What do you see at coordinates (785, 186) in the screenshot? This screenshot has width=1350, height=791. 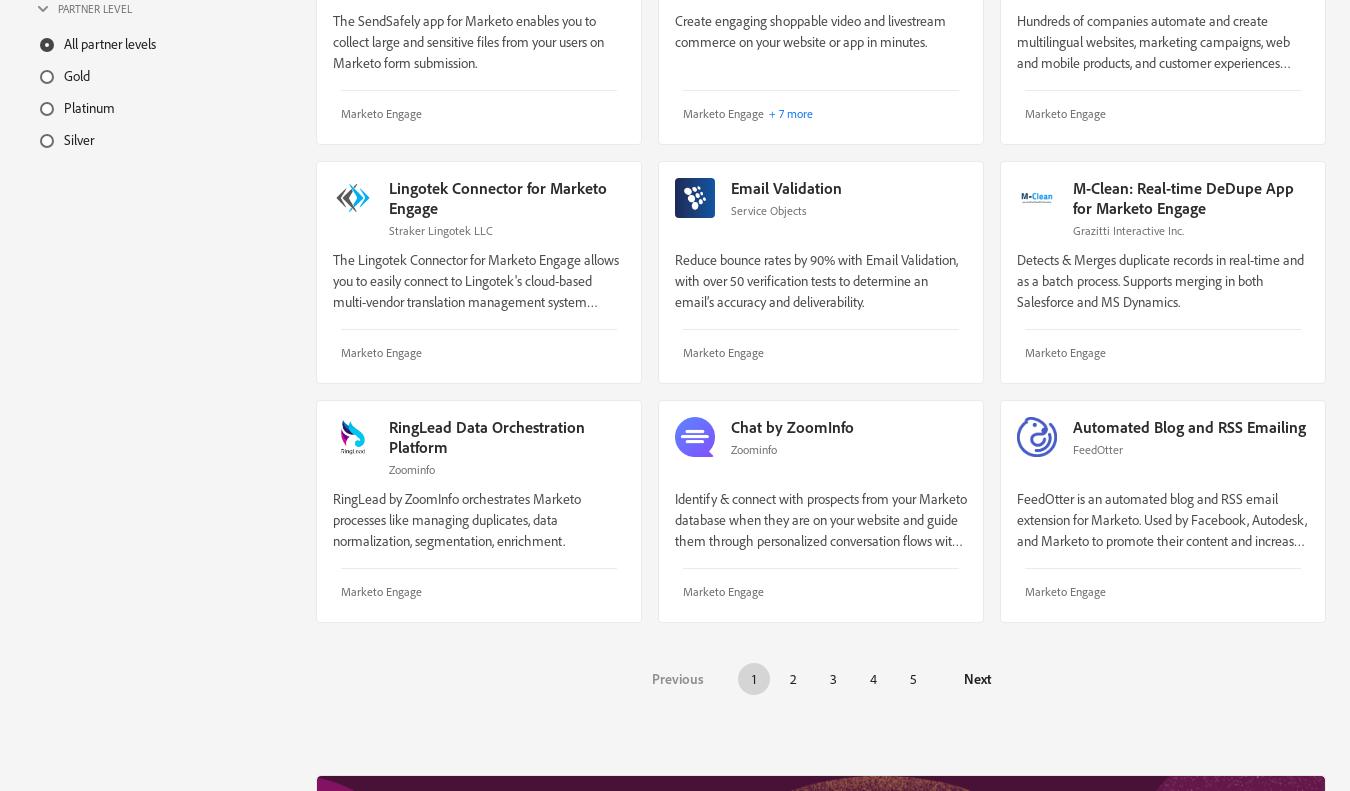 I see `'Email Validation'` at bounding box center [785, 186].